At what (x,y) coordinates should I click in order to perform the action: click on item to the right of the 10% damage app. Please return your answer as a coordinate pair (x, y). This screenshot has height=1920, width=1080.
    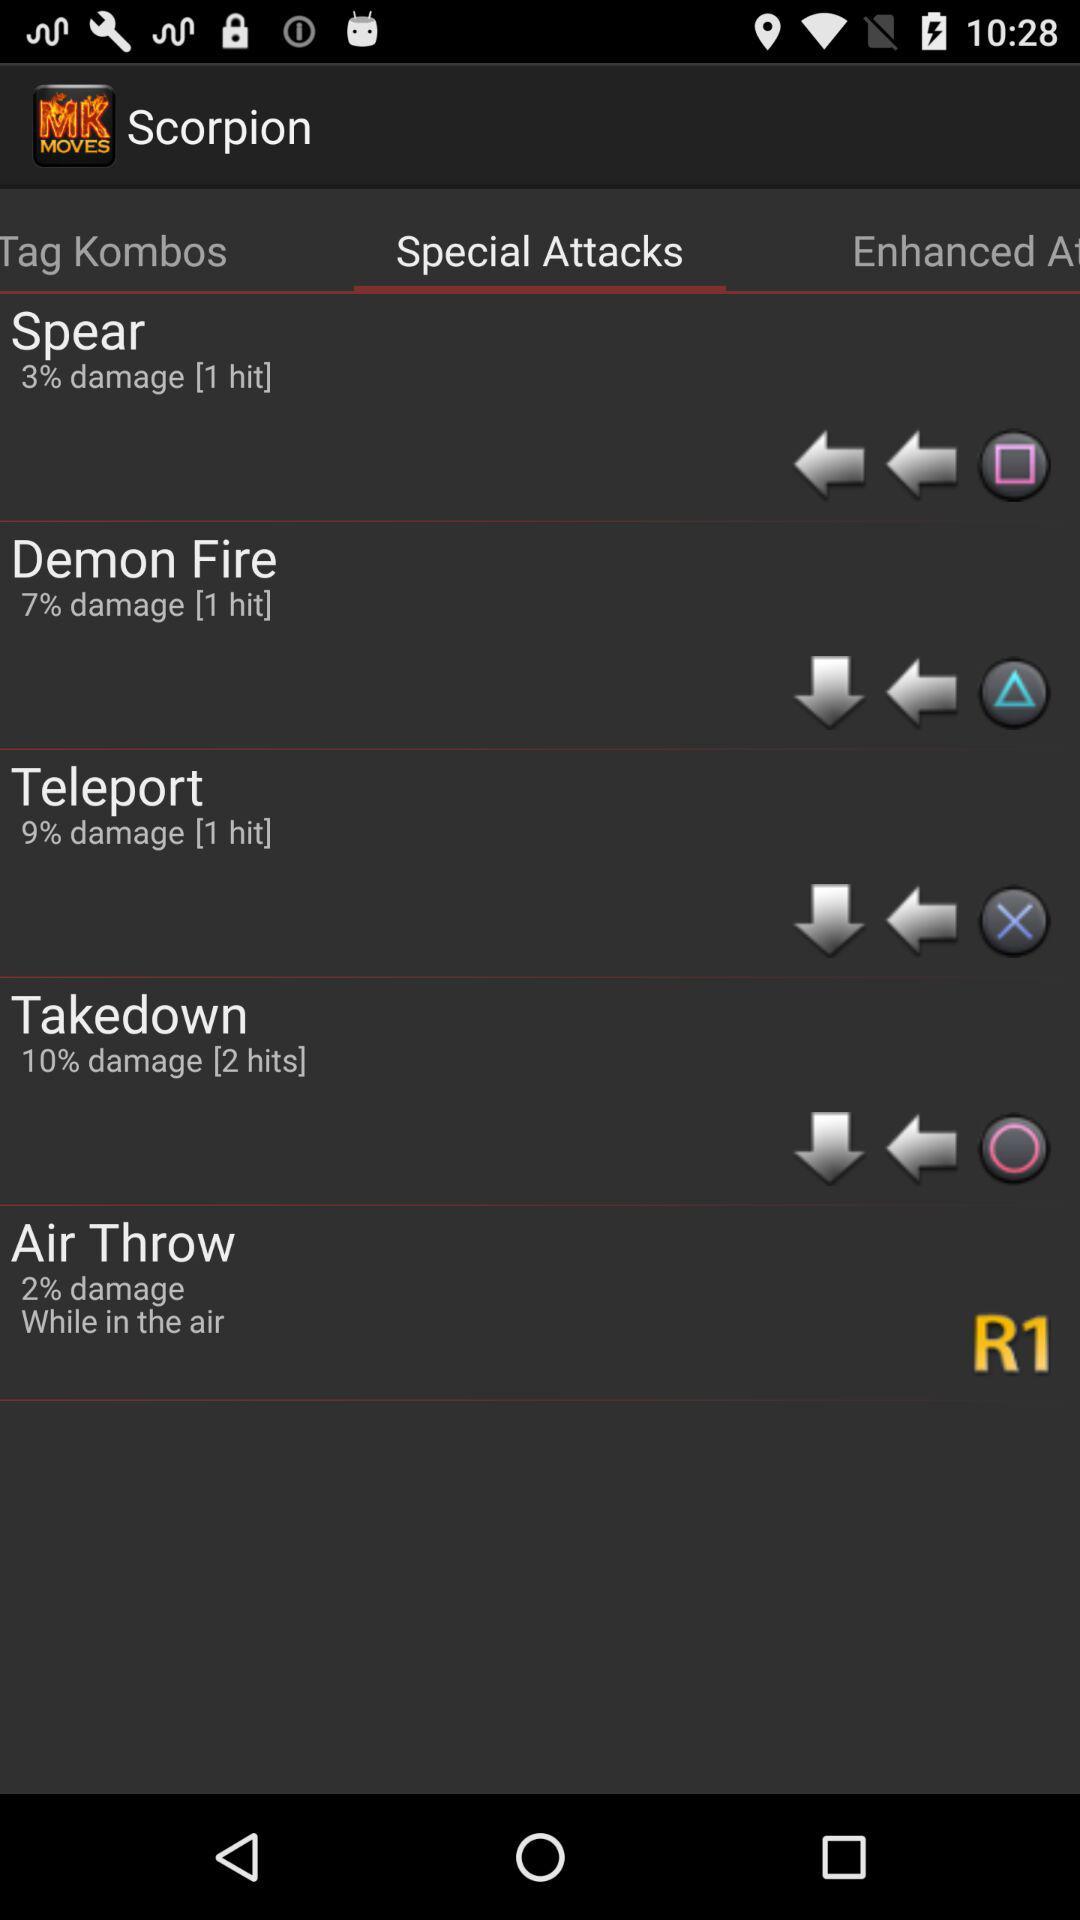
    Looking at the image, I should click on (258, 1058).